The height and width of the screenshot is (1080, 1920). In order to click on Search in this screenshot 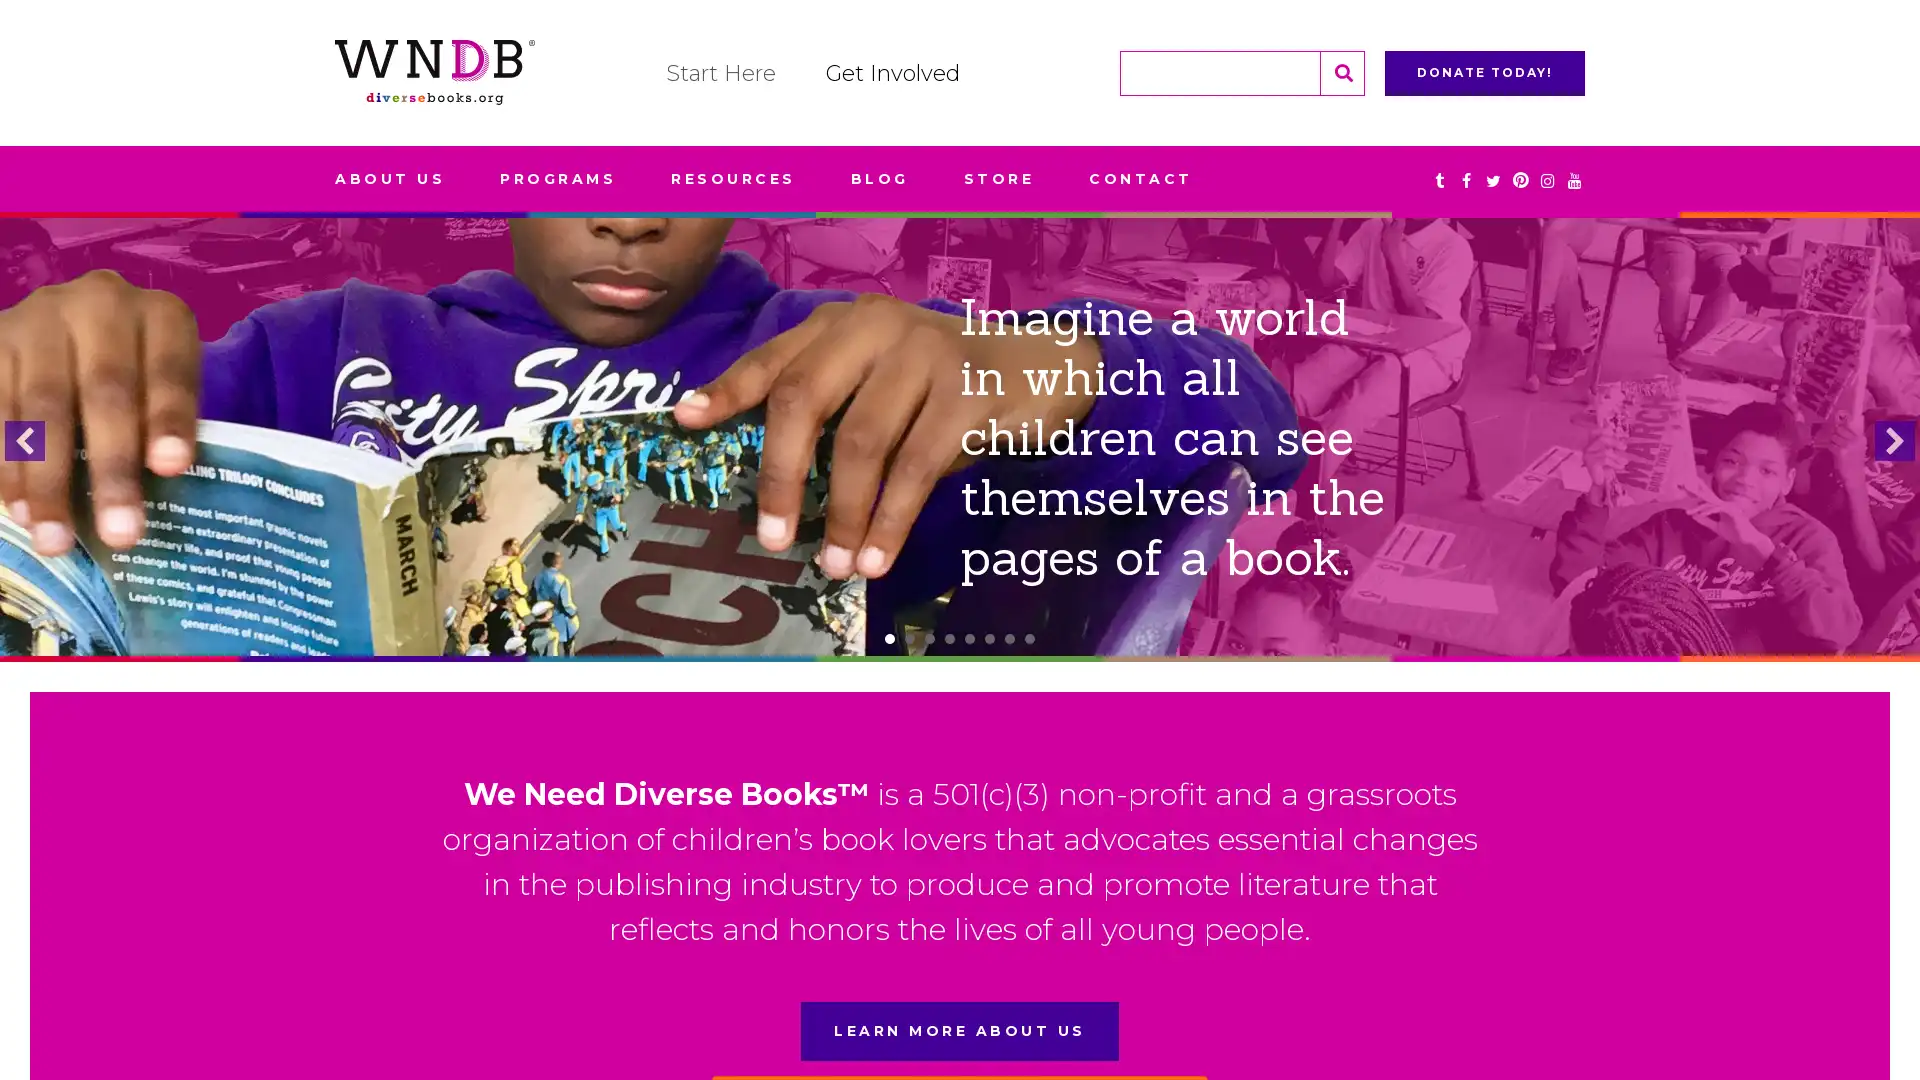, I will do `click(1342, 71)`.